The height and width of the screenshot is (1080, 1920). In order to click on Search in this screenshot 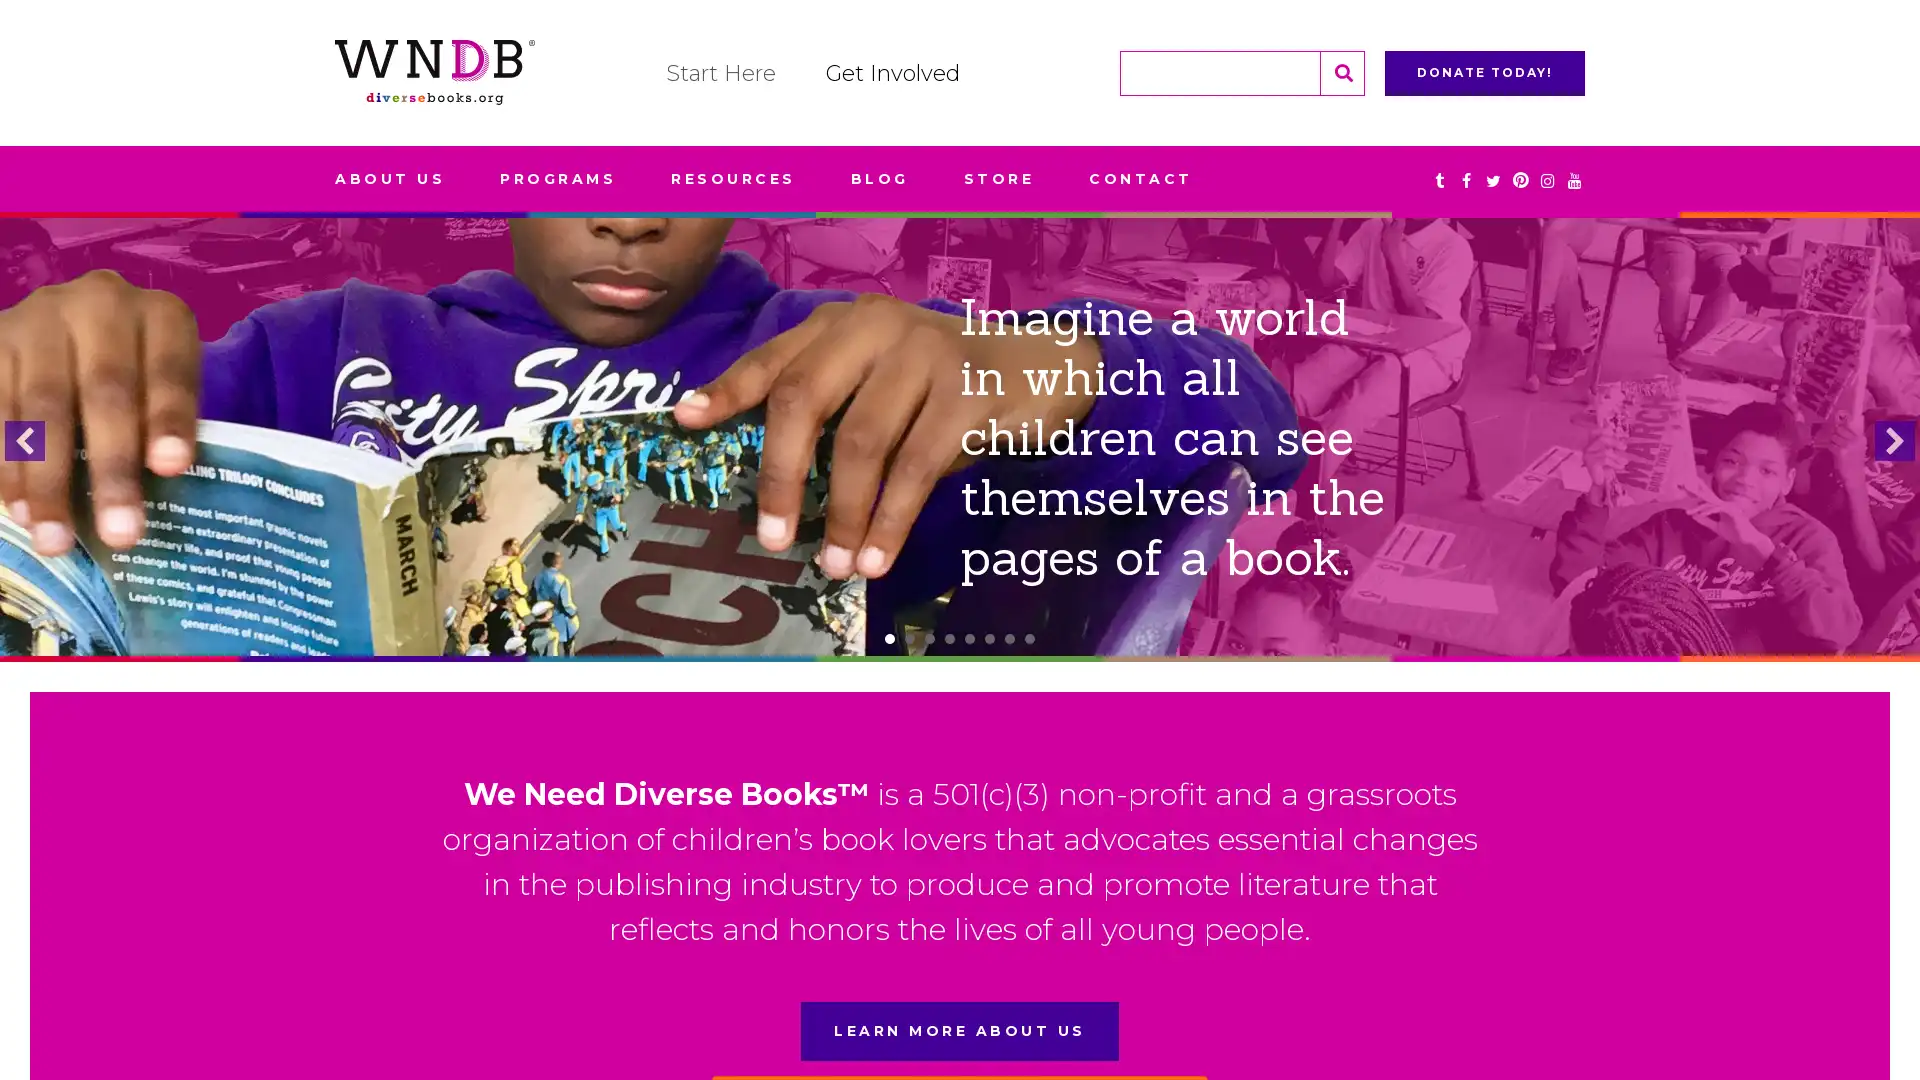, I will do `click(1342, 71)`.